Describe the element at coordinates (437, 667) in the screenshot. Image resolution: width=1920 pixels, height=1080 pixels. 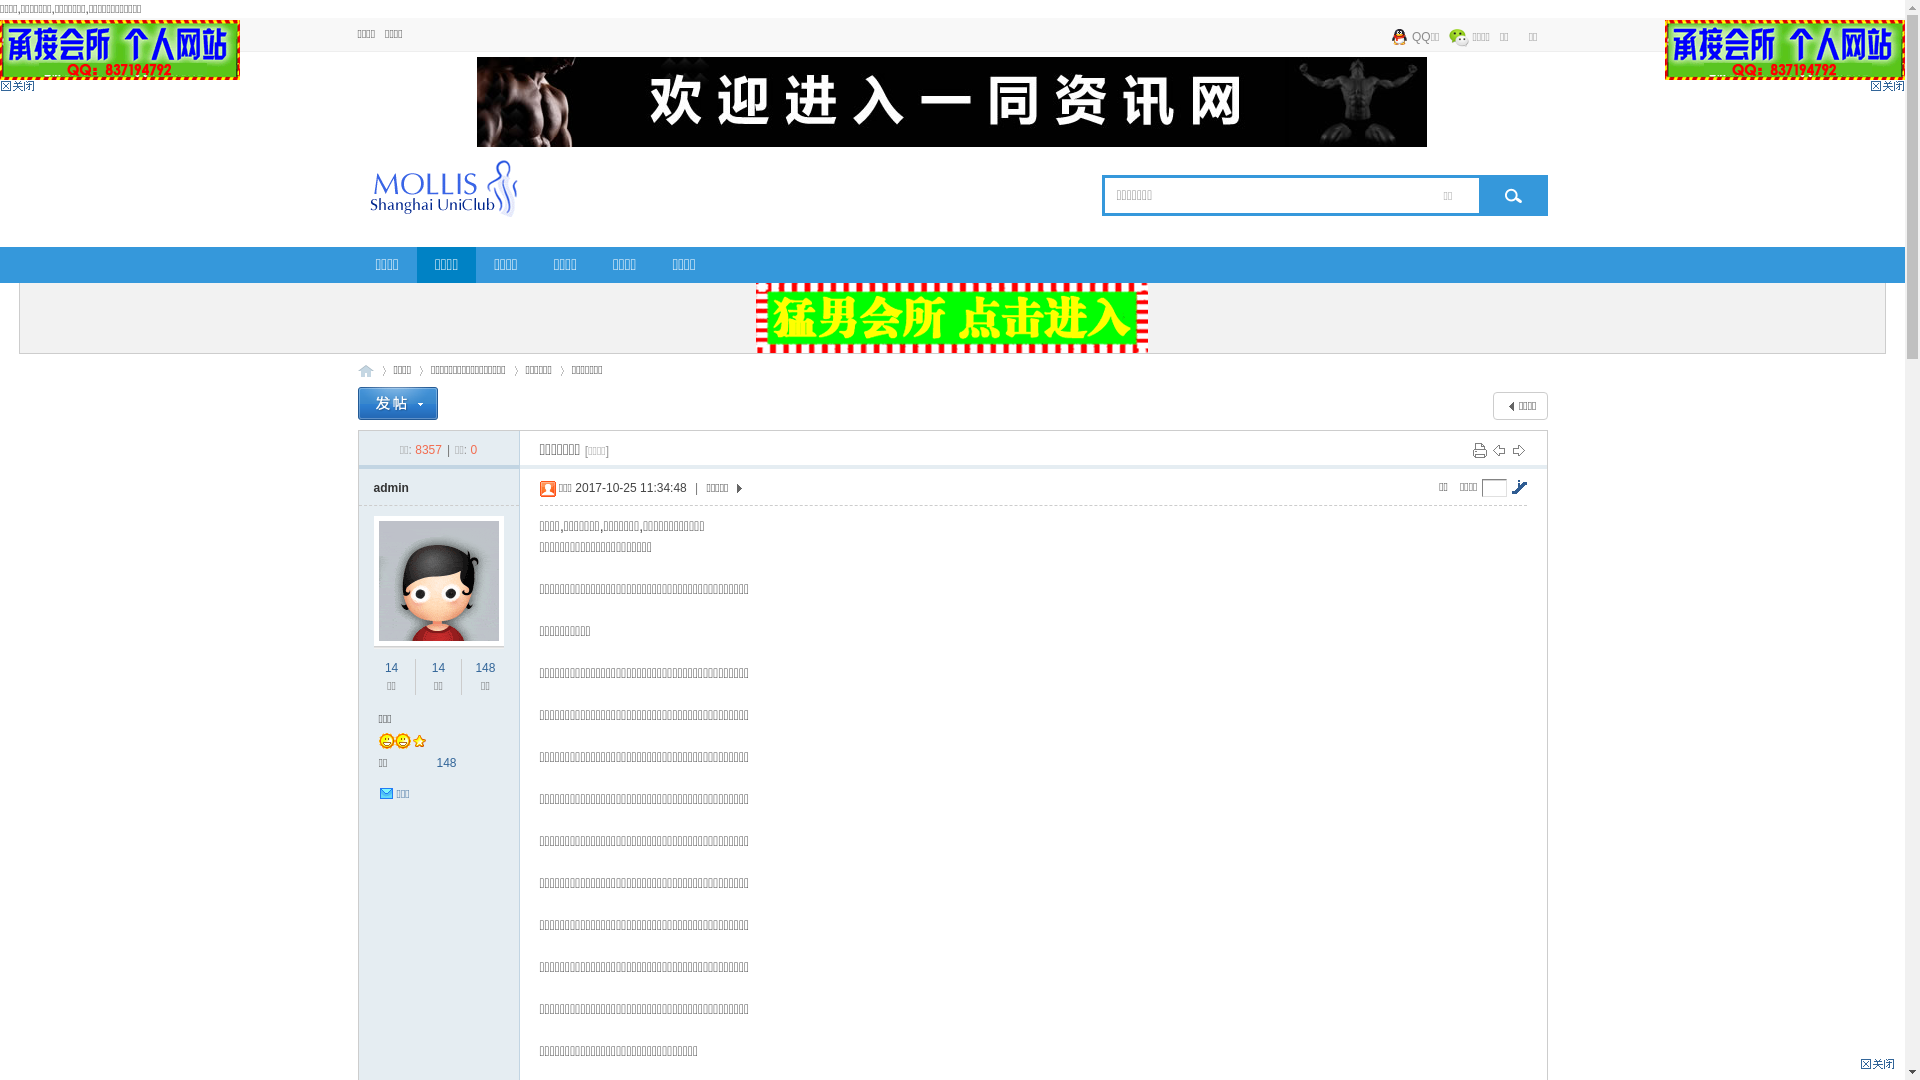
I see `'14'` at that location.